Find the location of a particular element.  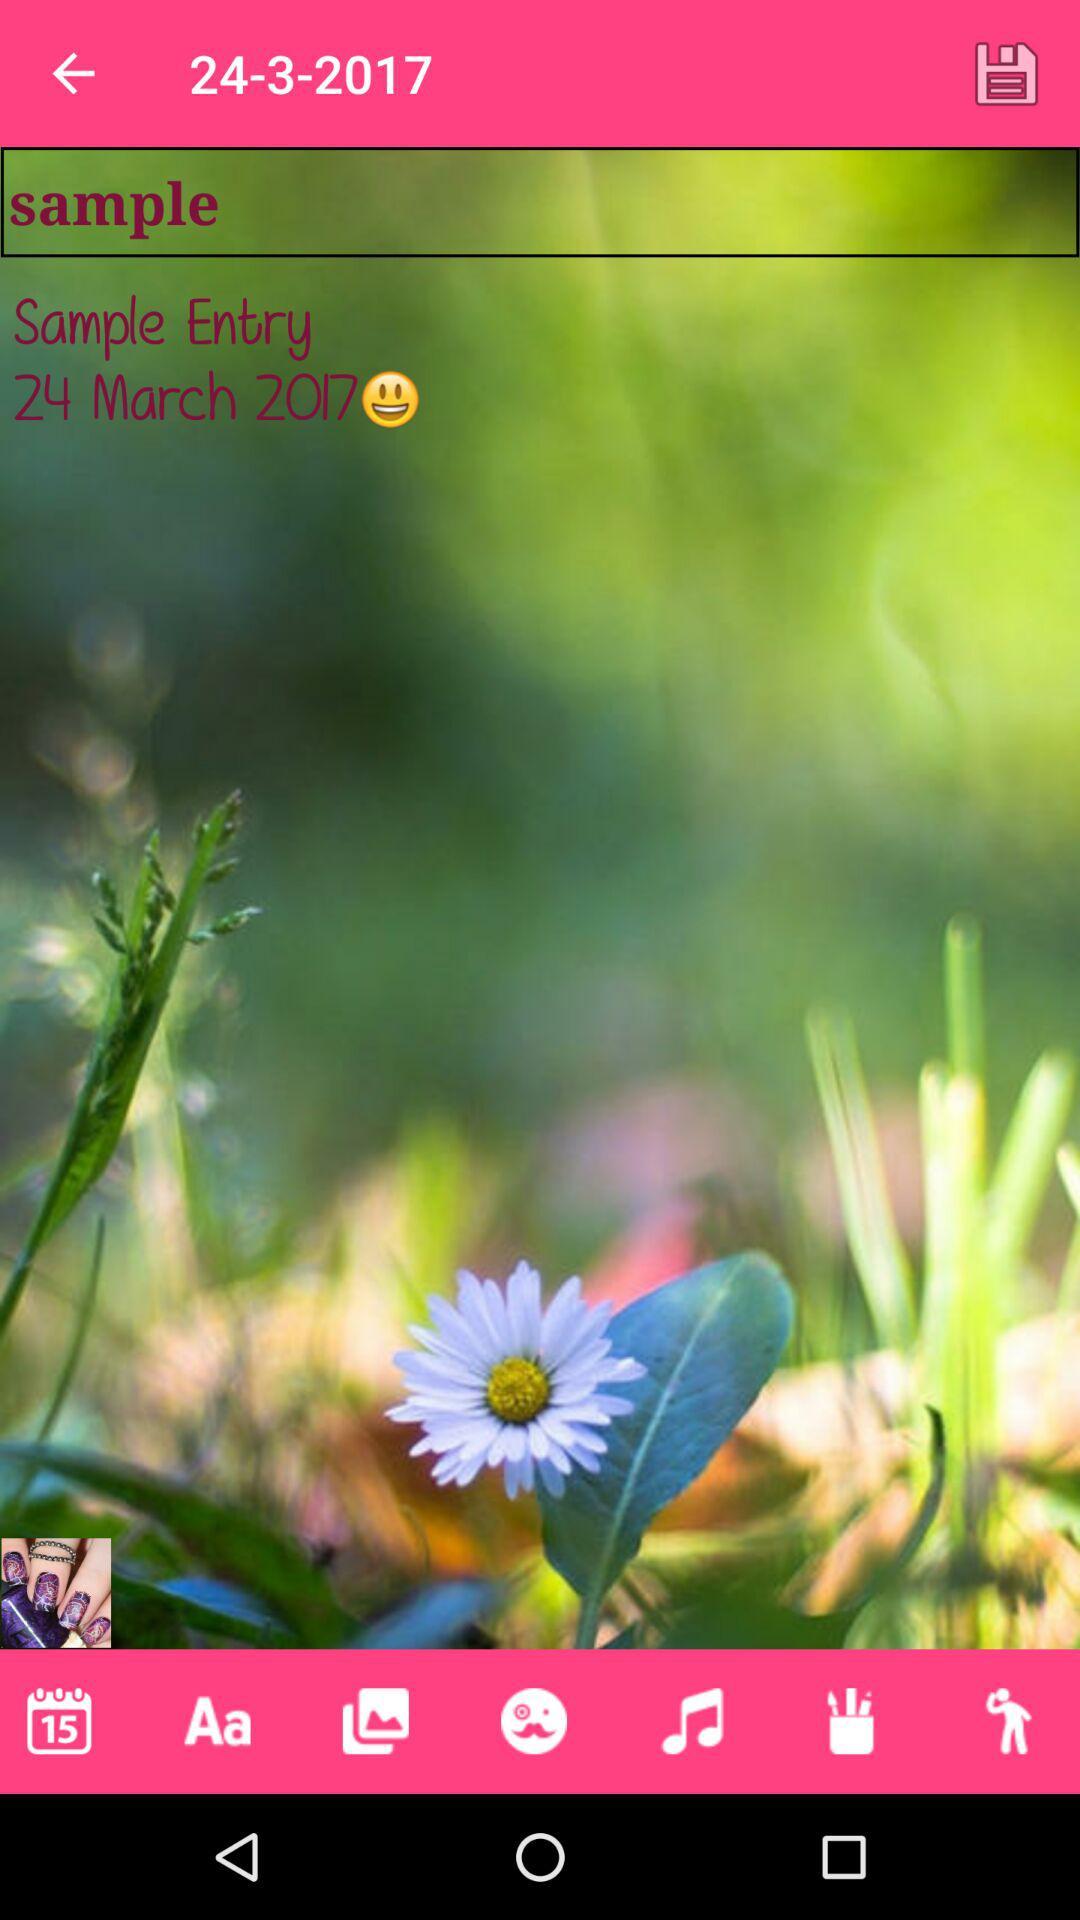

icon below the sample entry 24 item is located at coordinates (1008, 1720).